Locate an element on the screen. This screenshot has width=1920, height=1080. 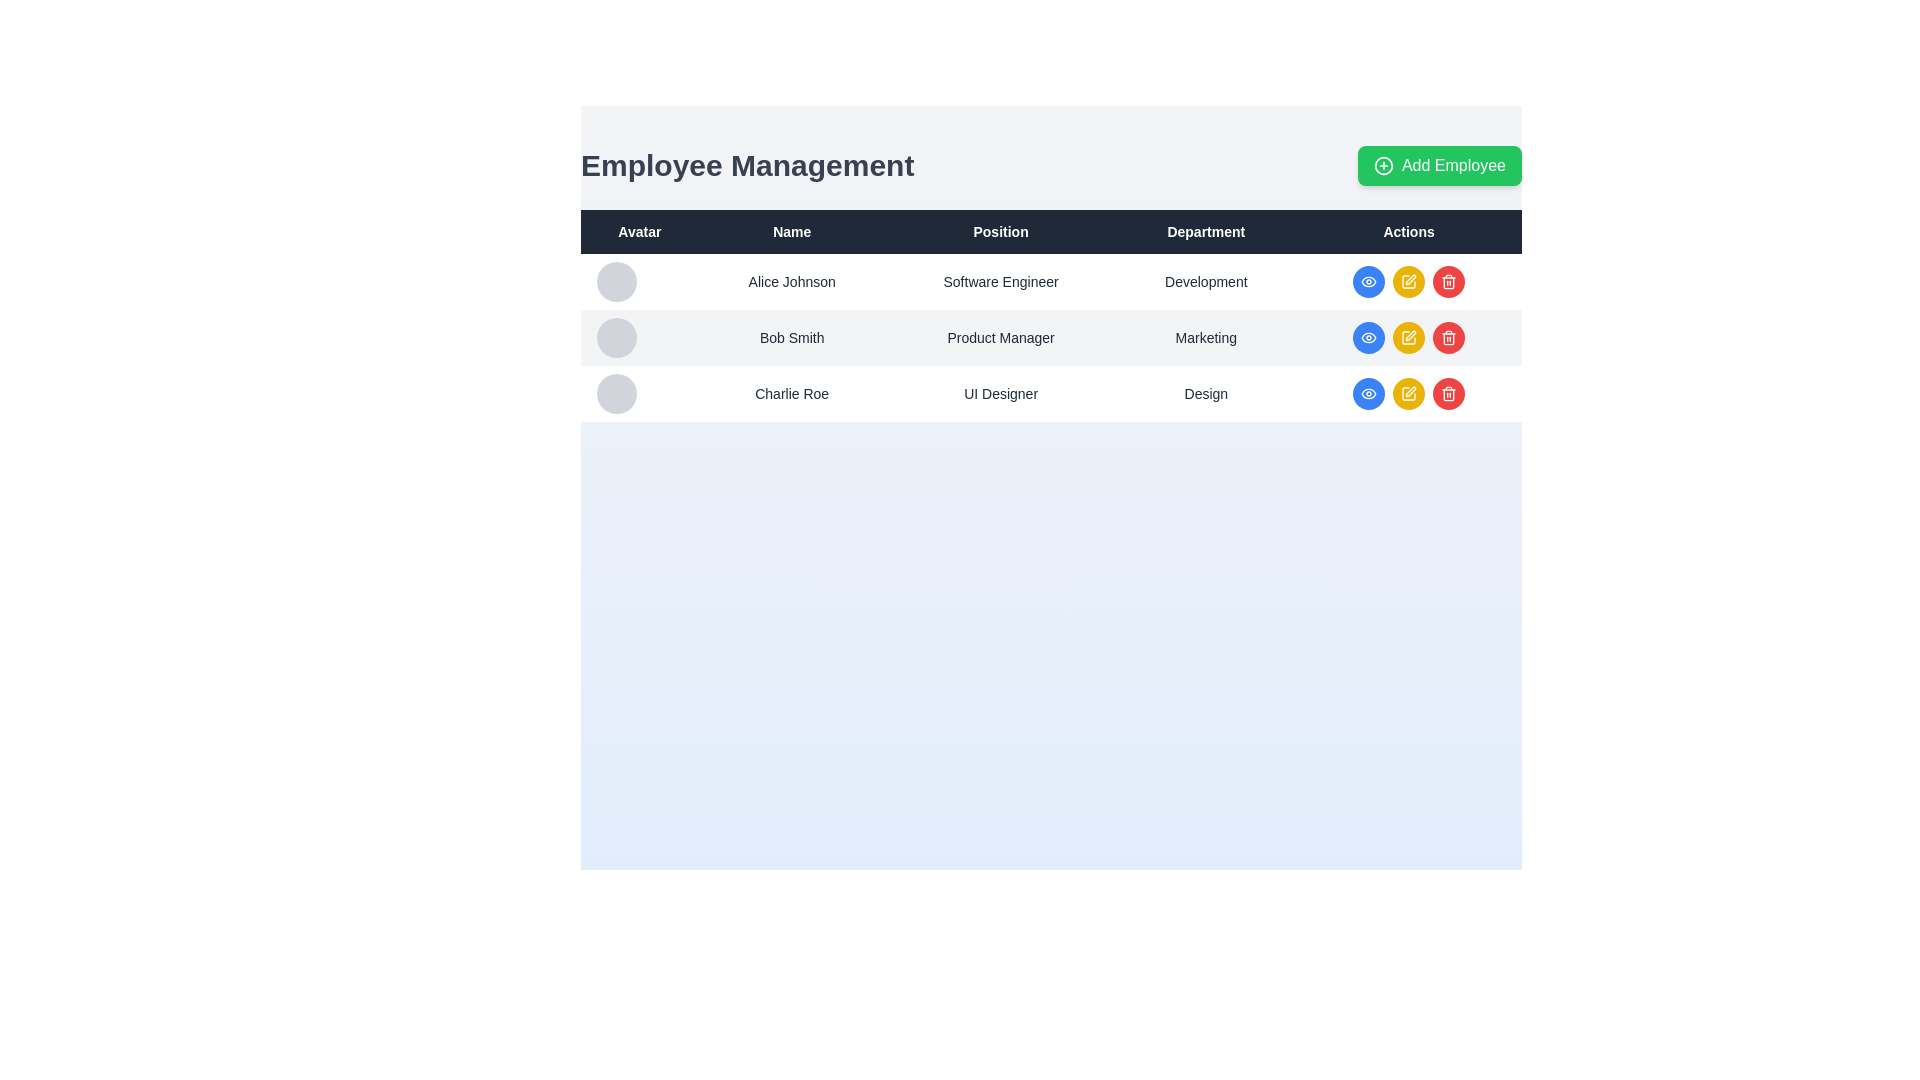
the circular green icon with a plus sign located to the left of the 'Add Employee' button to initiate the add employee action is located at coordinates (1382, 164).